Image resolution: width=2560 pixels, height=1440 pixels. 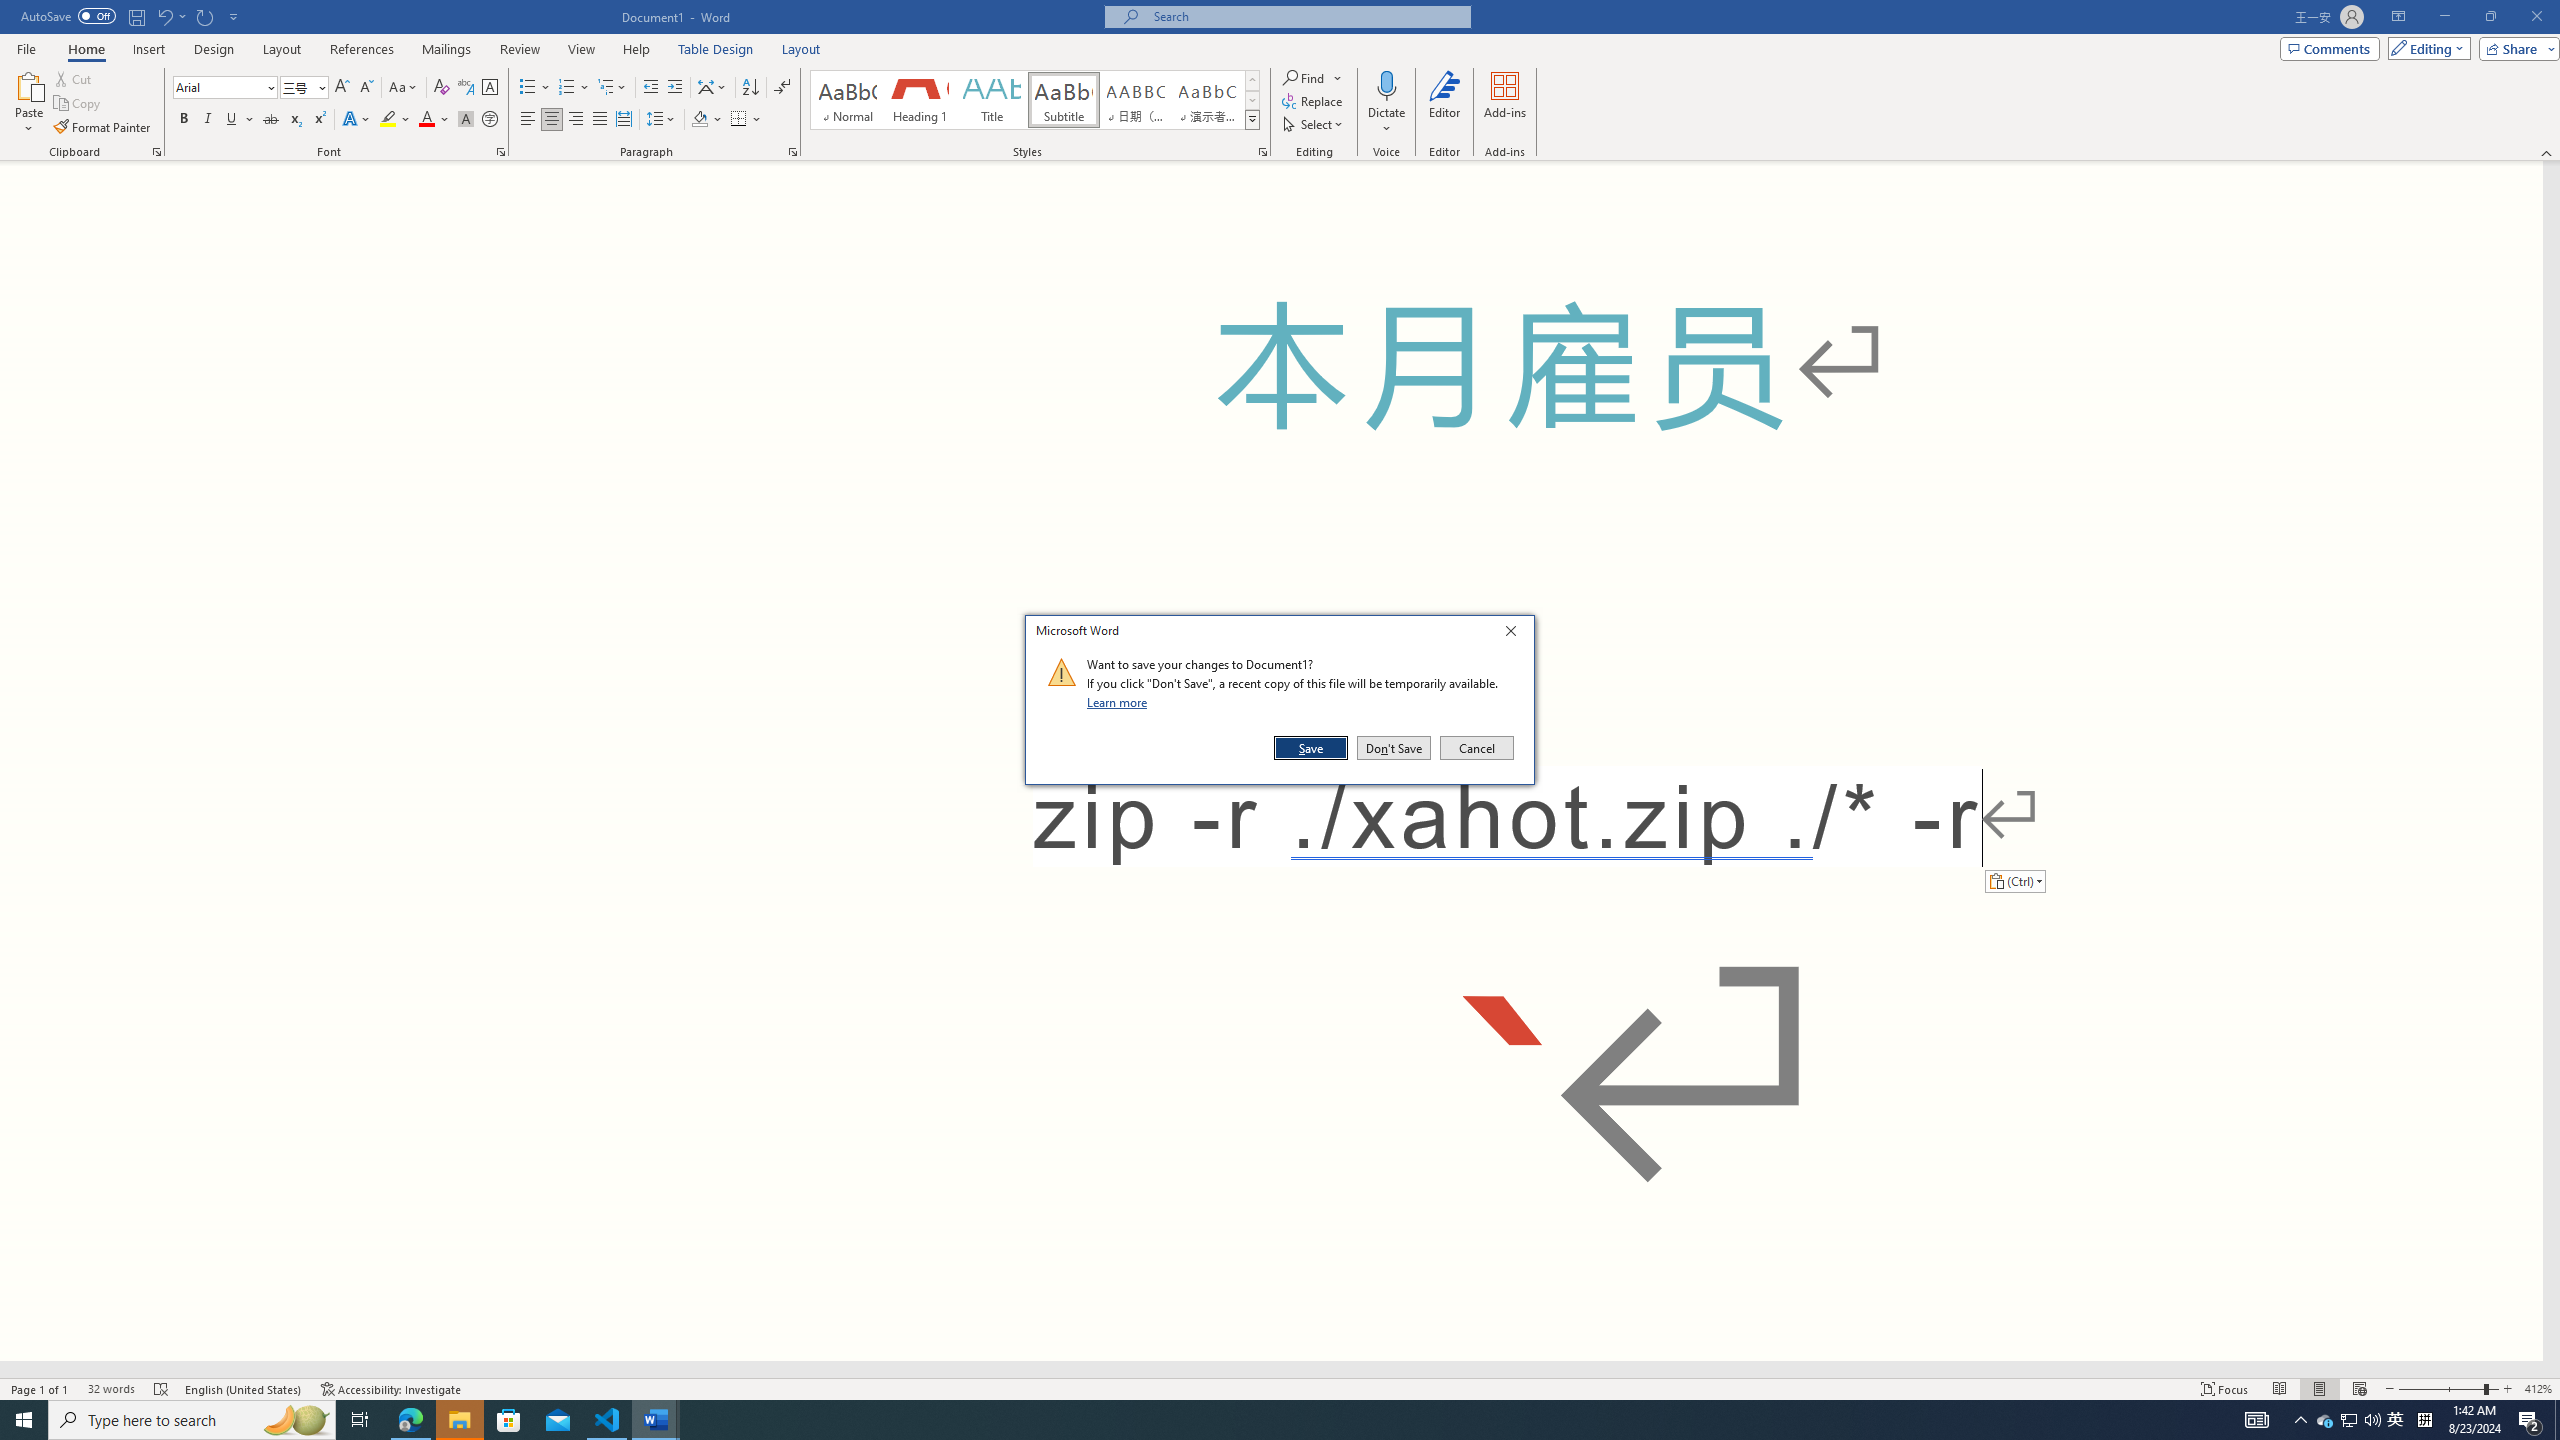 I want to click on 'Paste', so click(x=28, y=84).